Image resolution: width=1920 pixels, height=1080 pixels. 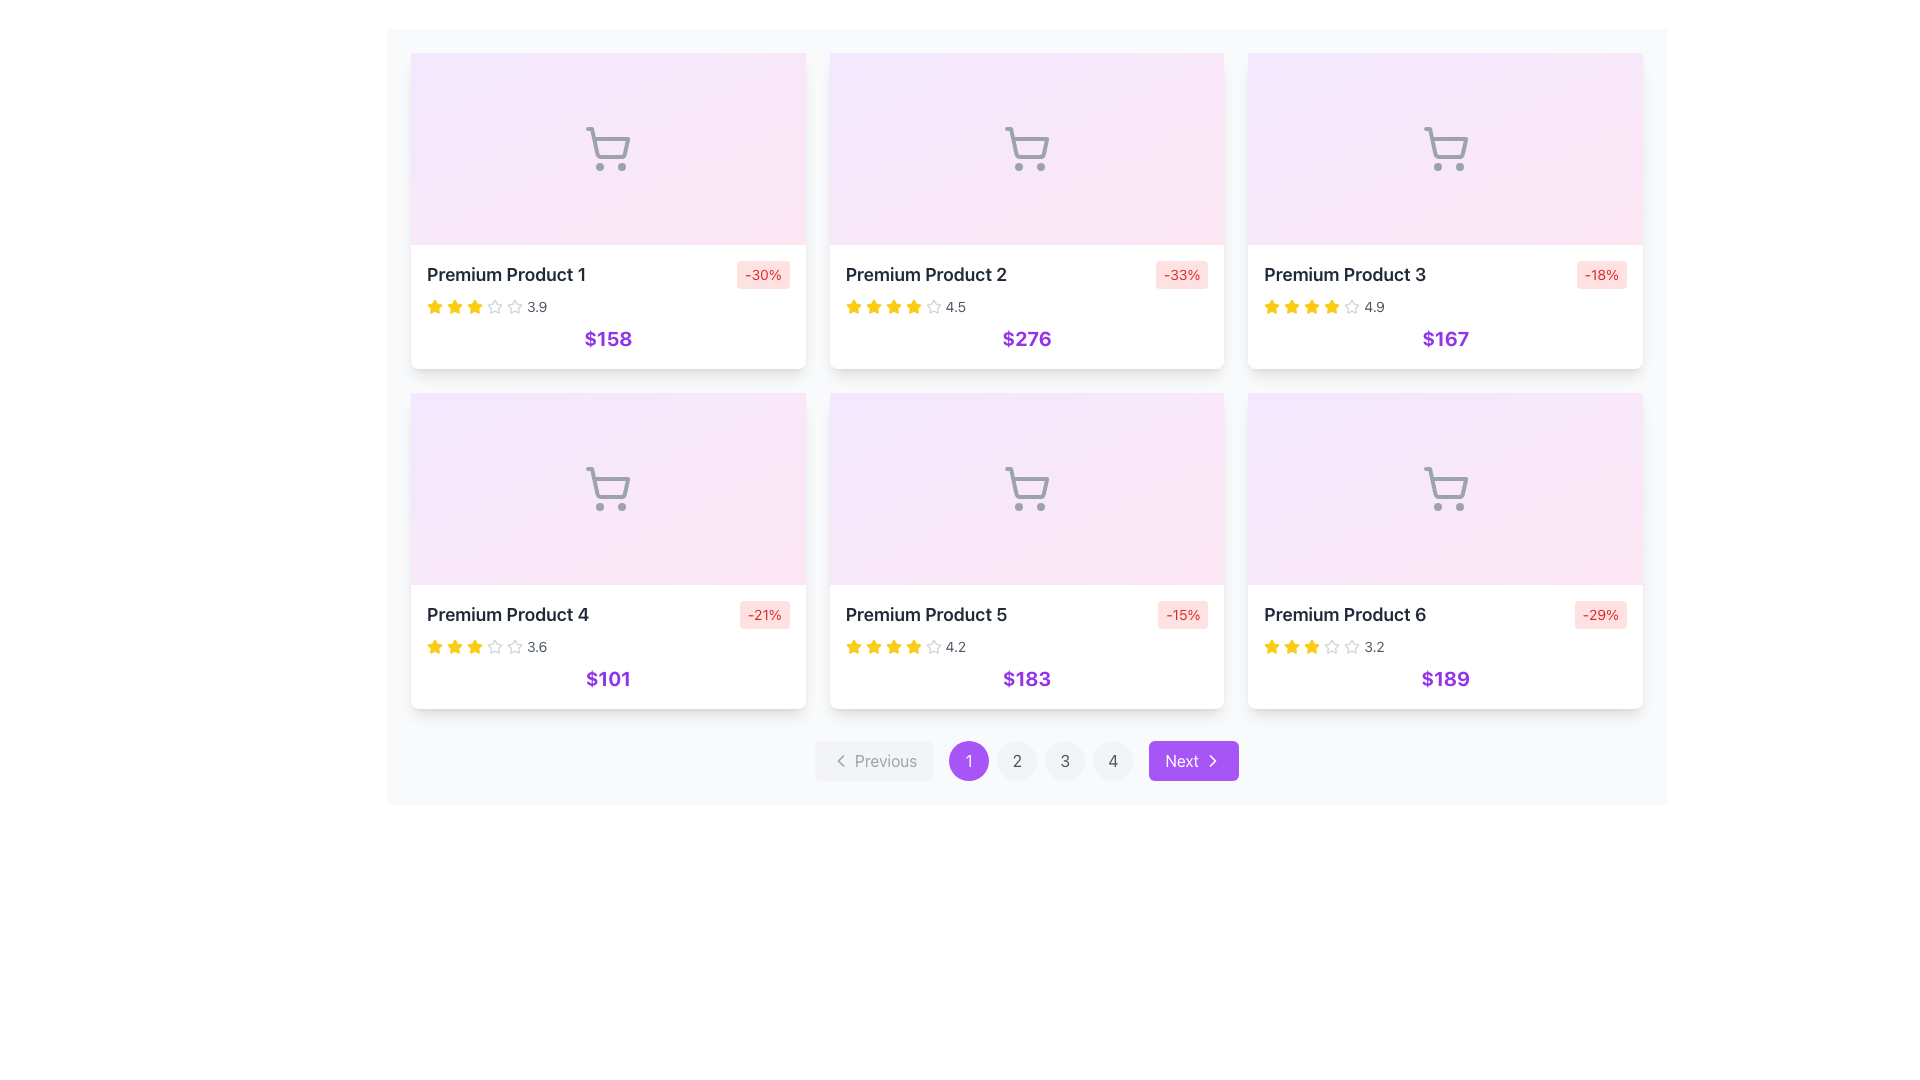 What do you see at coordinates (892, 646) in the screenshot?
I see `the fourth yellow filled star icon in the rating section of the 'Premium Product 5' card` at bounding box center [892, 646].